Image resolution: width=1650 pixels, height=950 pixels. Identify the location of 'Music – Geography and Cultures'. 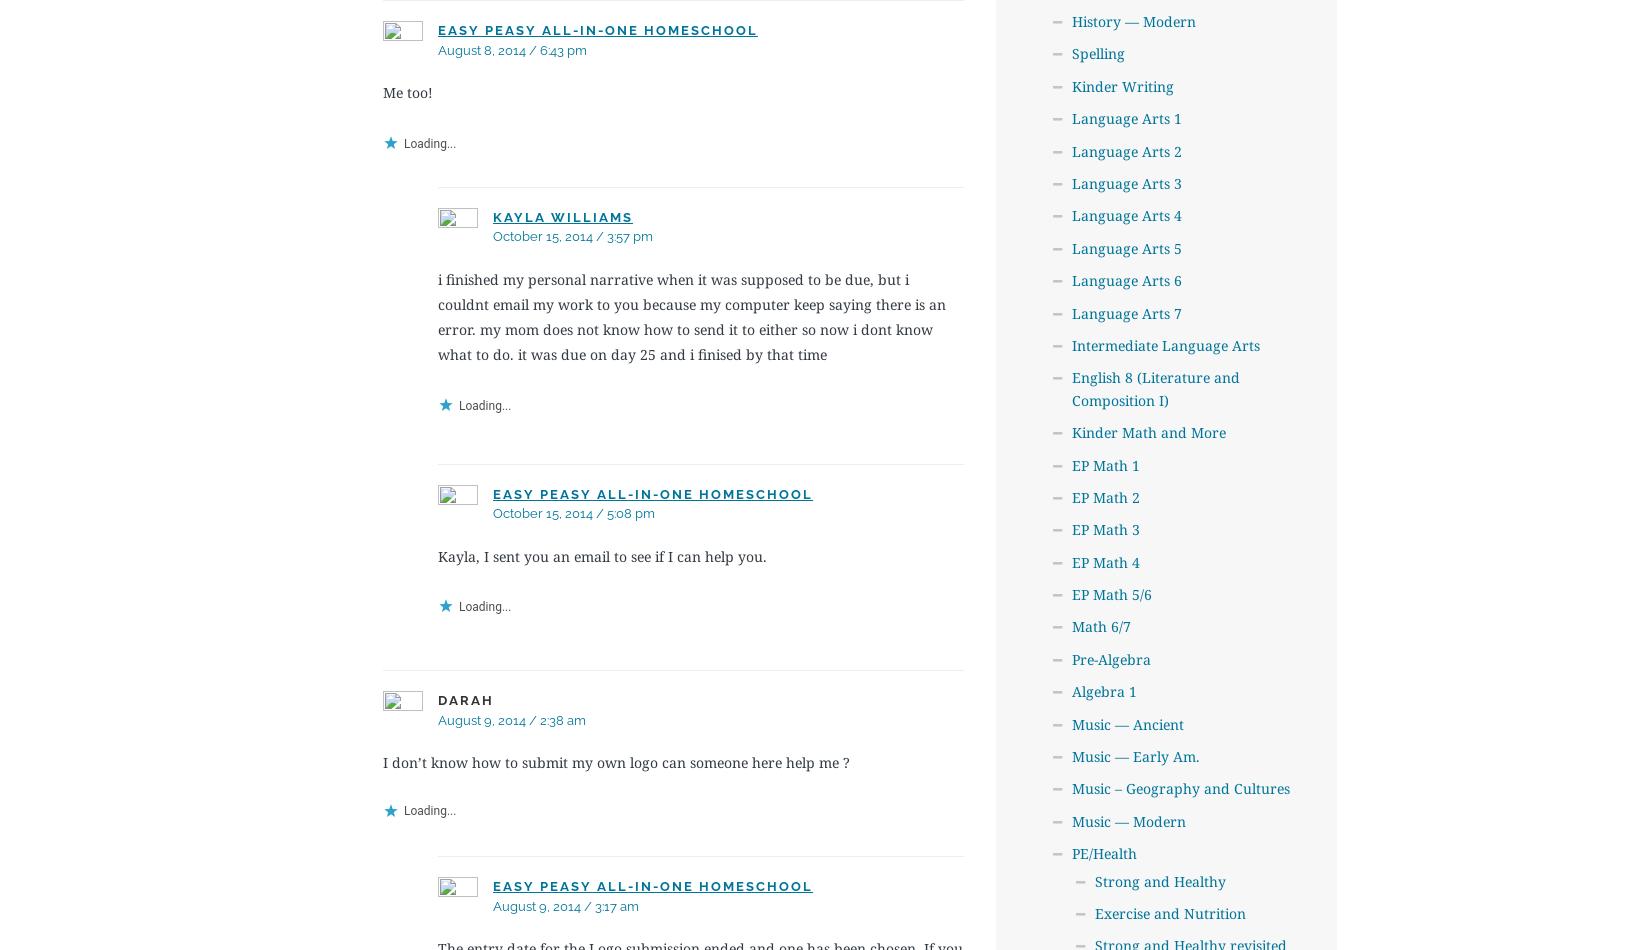
(1180, 787).